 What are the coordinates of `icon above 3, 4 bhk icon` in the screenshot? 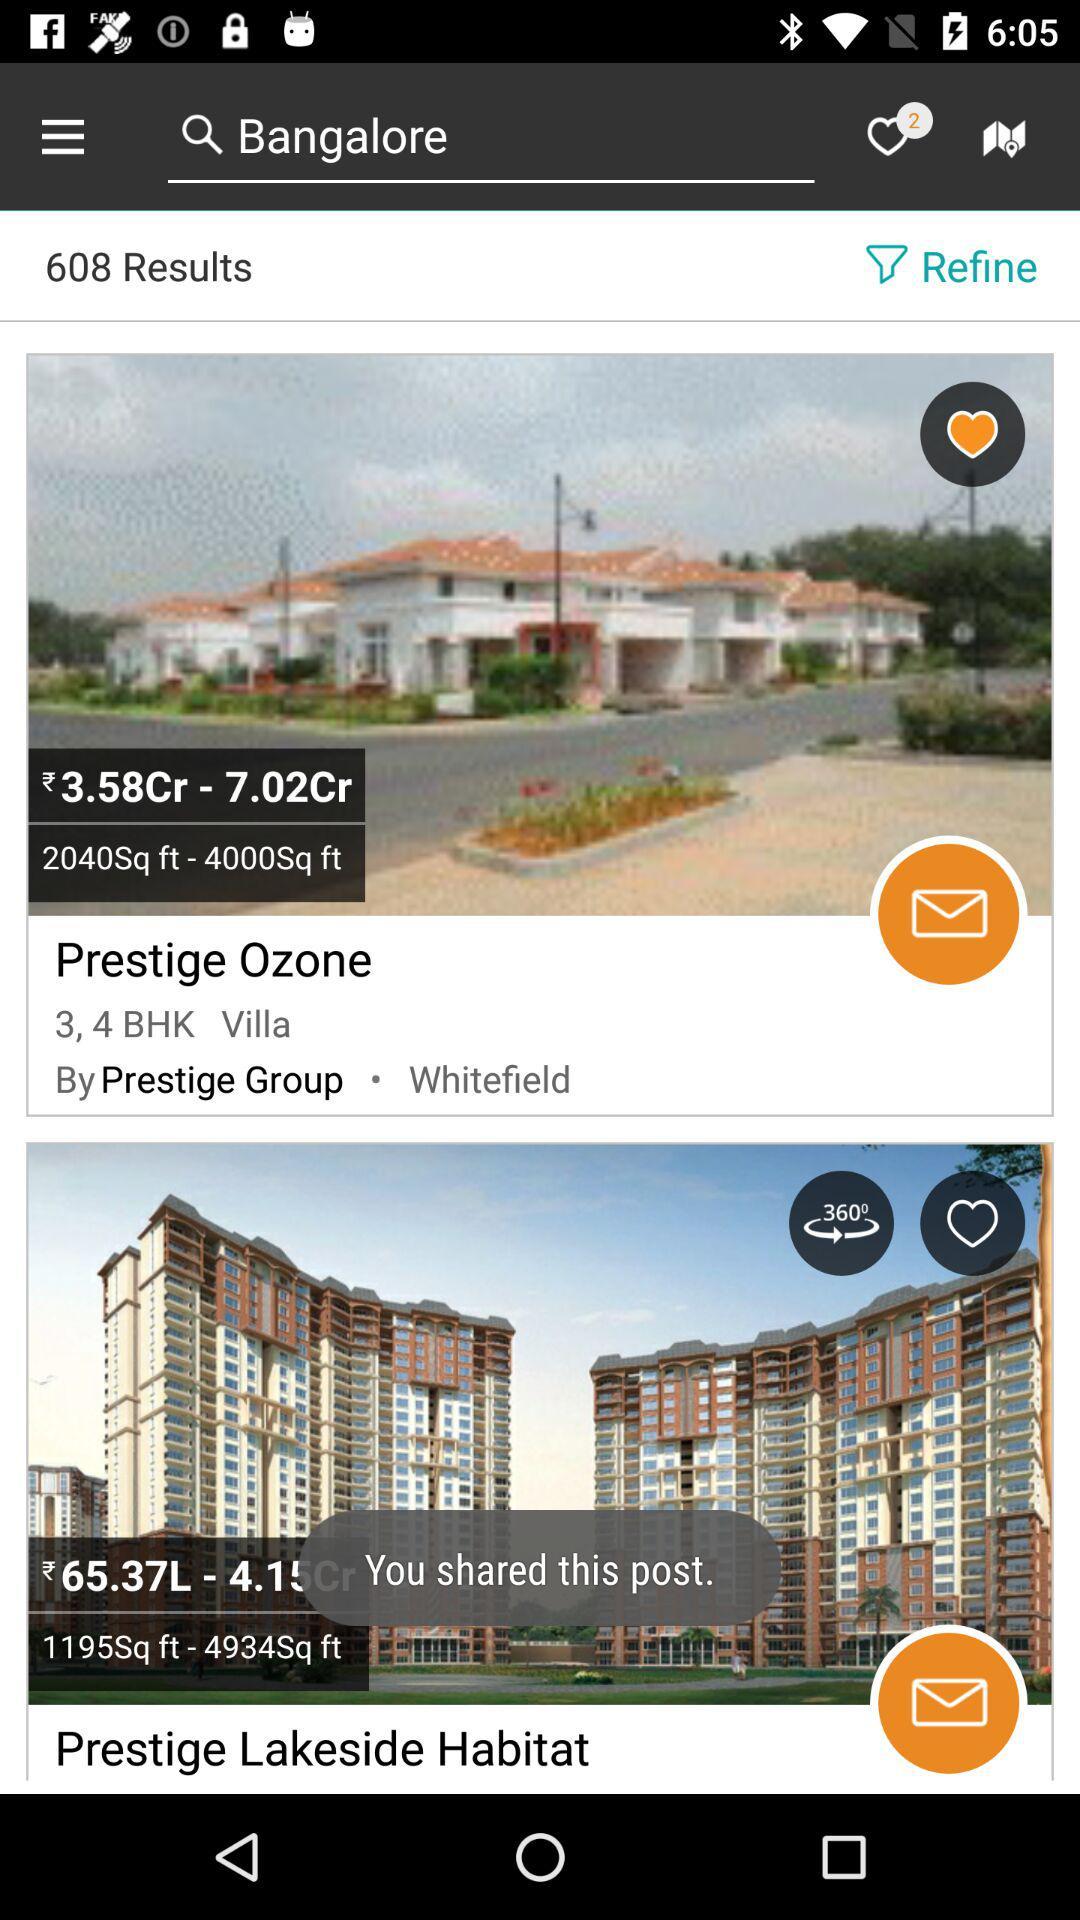 It's located at (213, 951).